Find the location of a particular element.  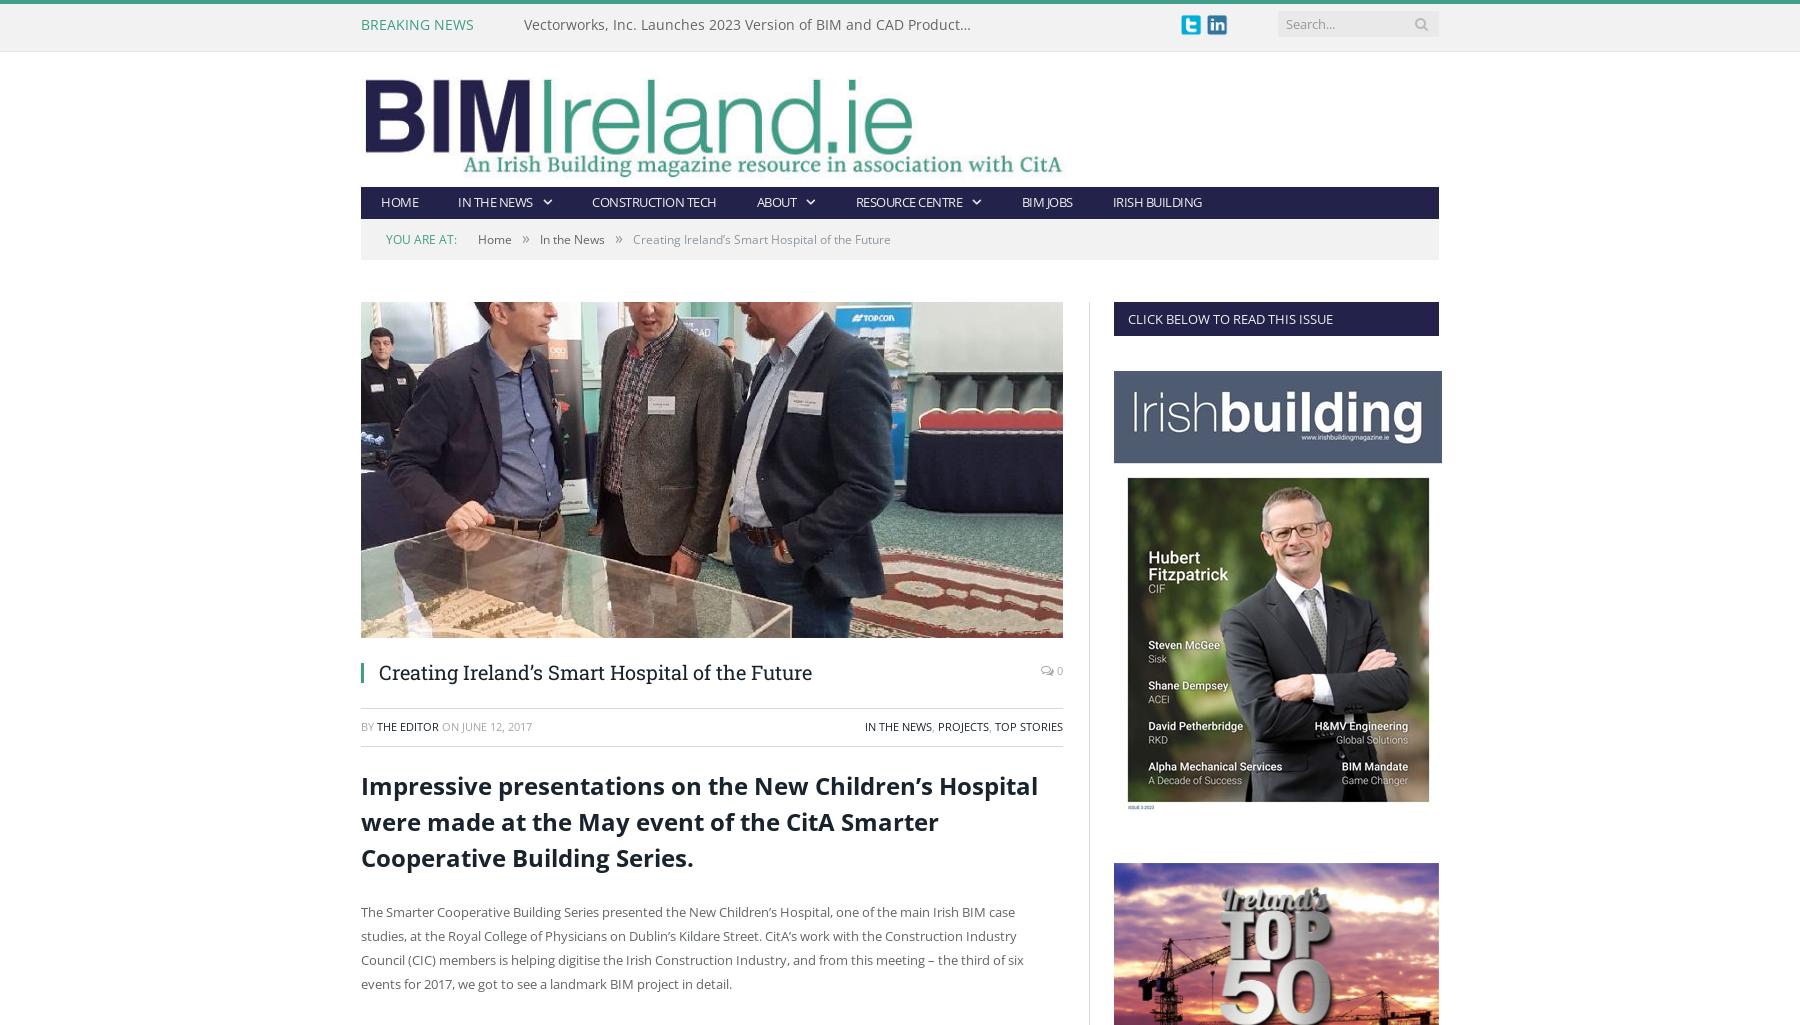

'June 12, 2017' is located at coordinates (495, 725).